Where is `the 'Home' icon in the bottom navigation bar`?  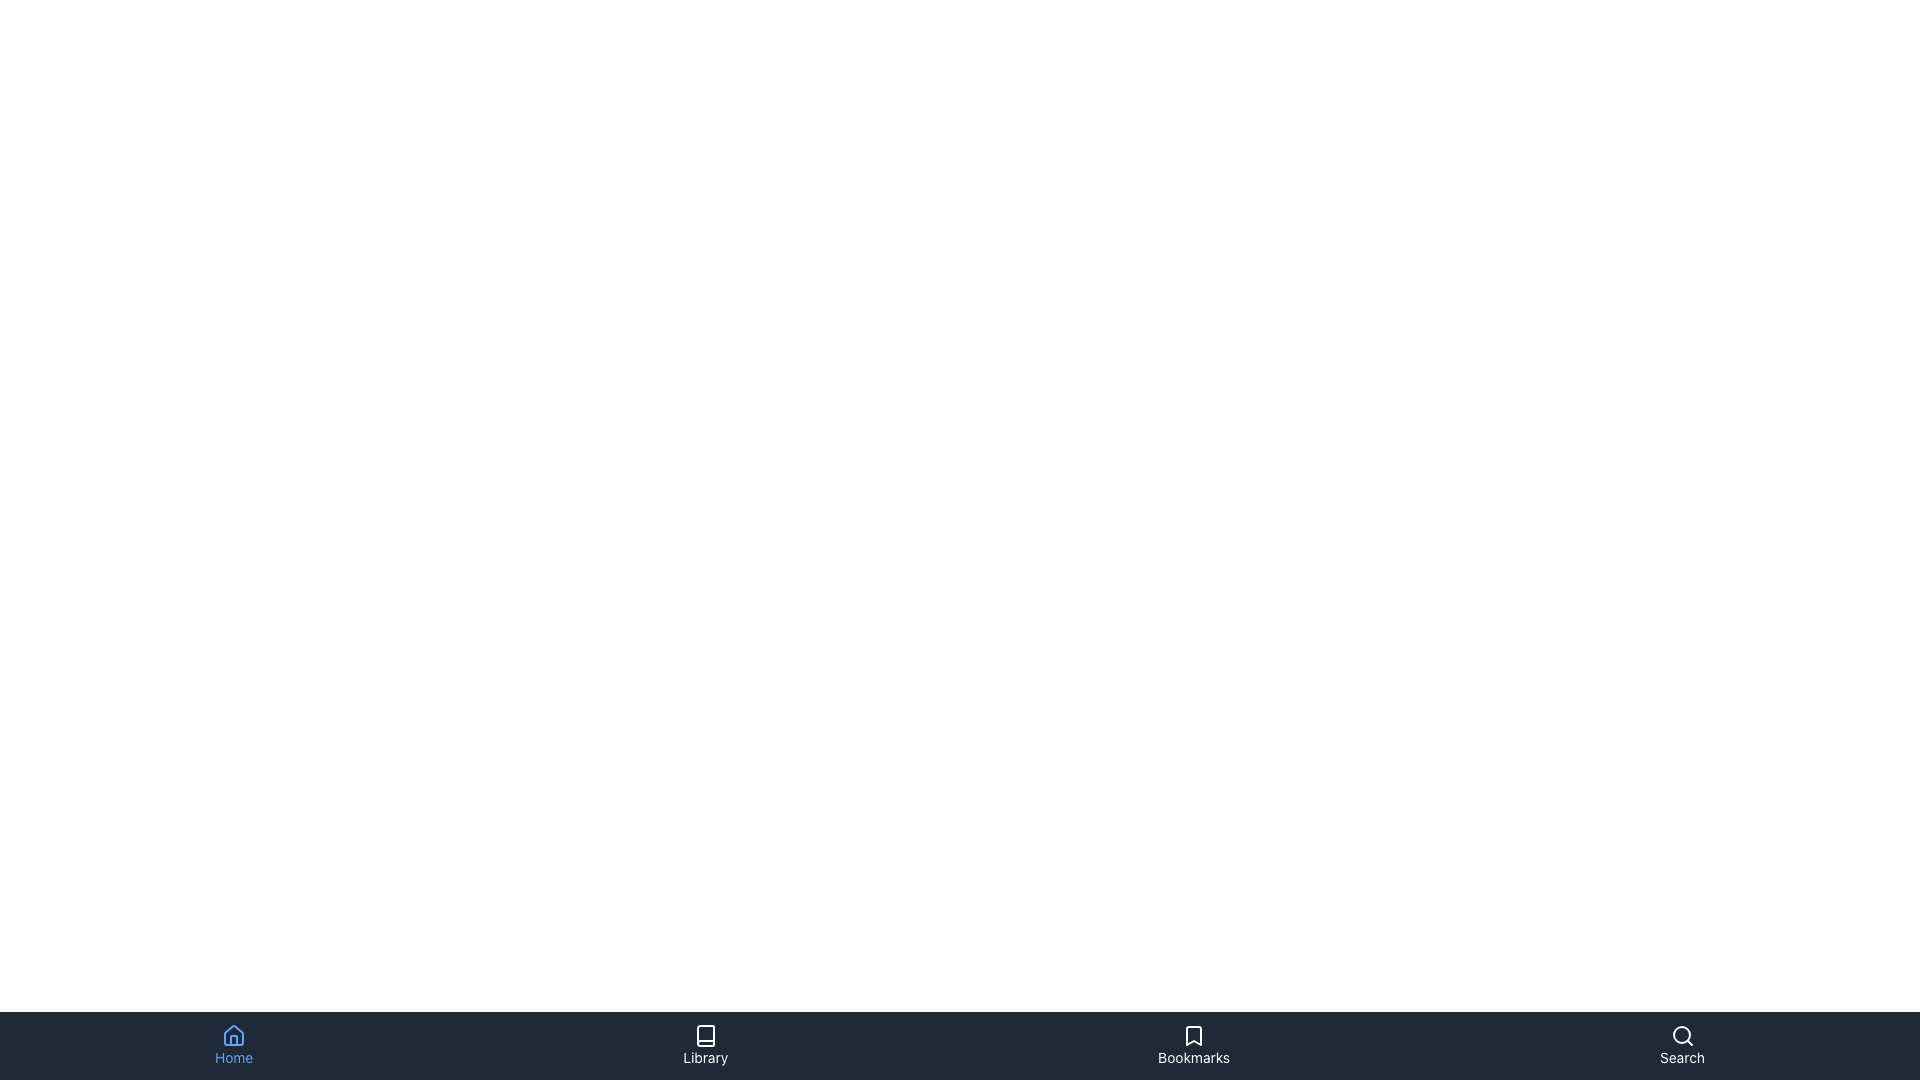 the 'Home' icon in the bottom navigation bar is located at coordinates (234, 1035).